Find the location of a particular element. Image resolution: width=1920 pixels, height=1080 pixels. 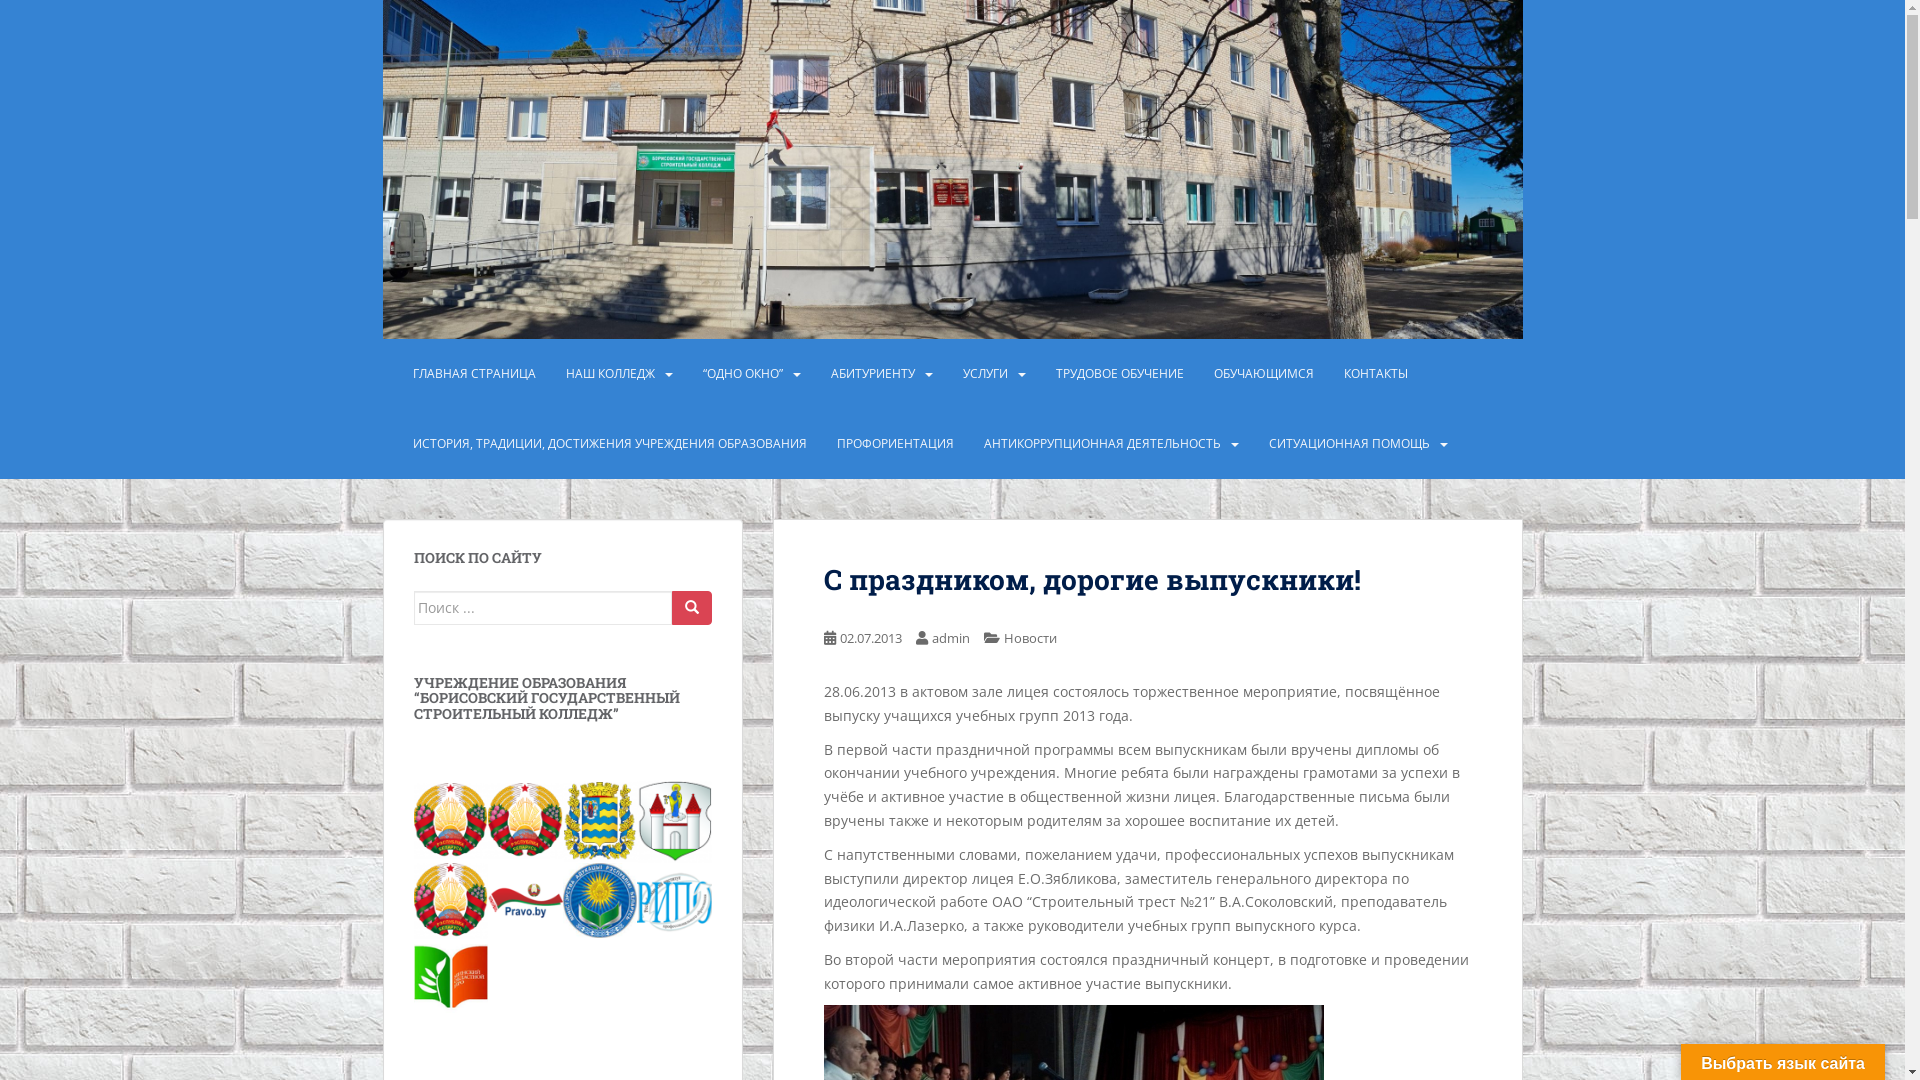

'02.07.2013' is located at coordinates (870, 637).